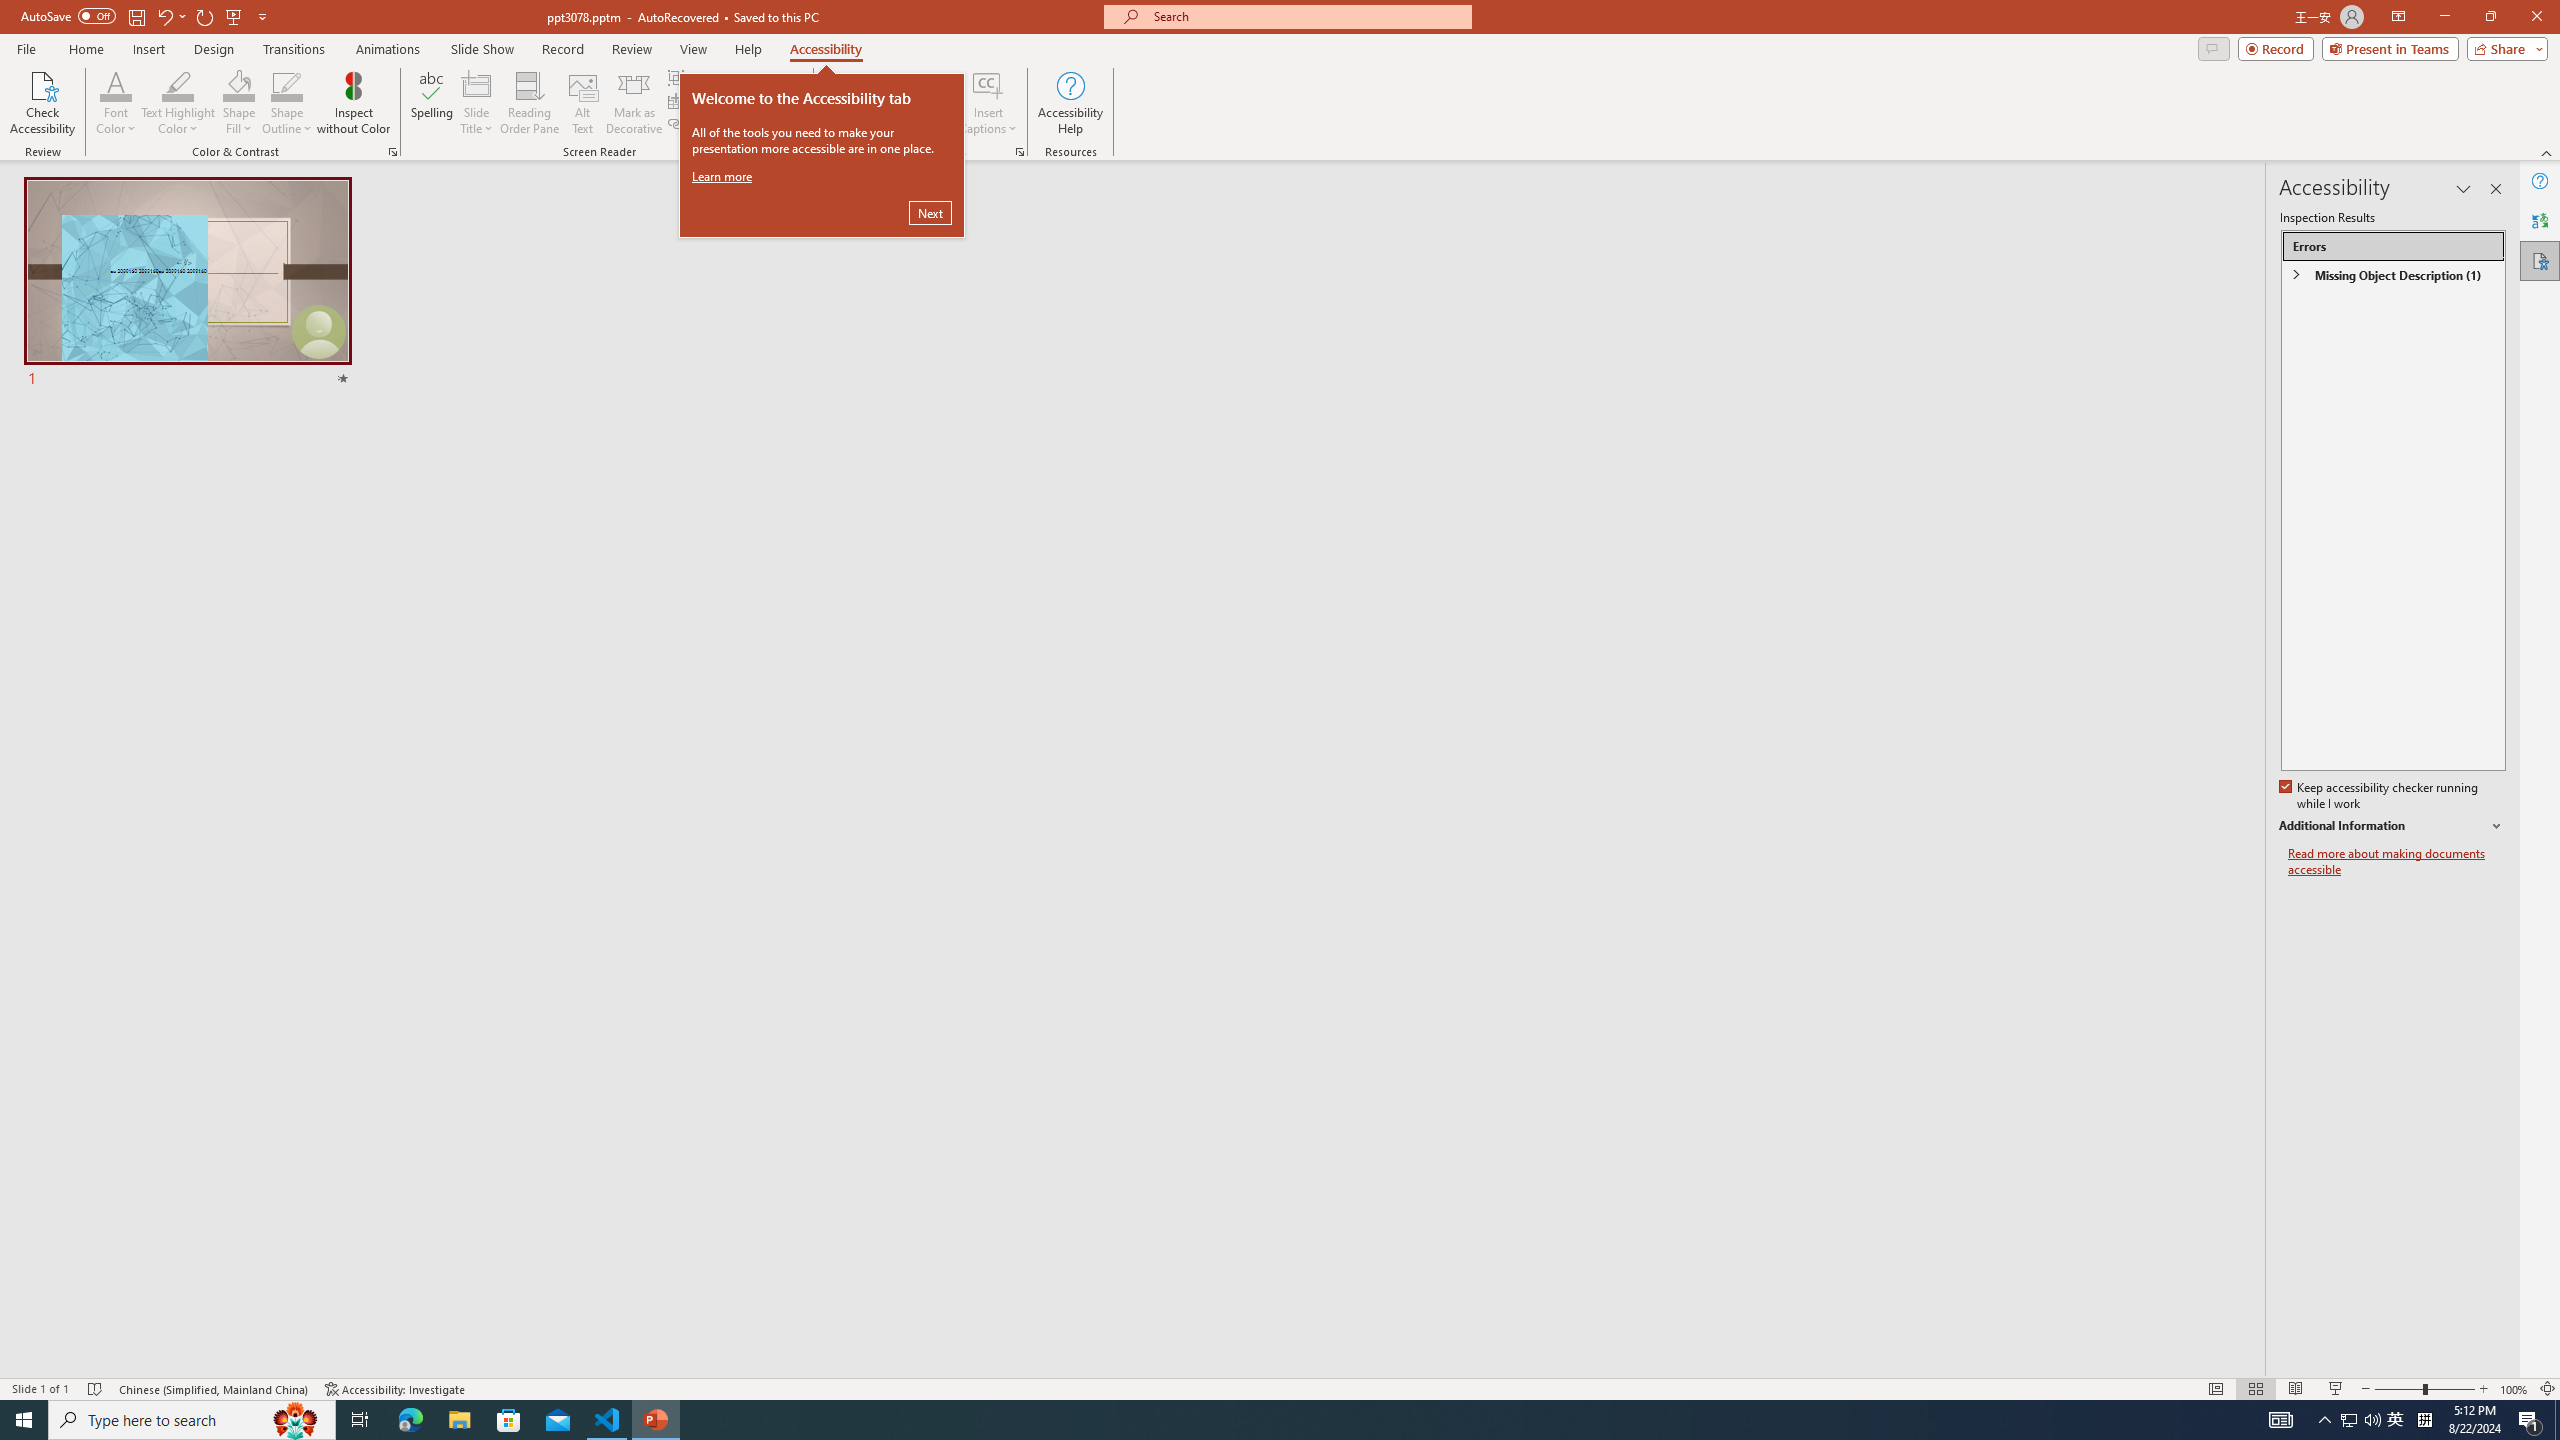 The height and width of the screenshot is (1440, 2560). Describe the element at coordinates (987, 84) in the screenshot. I see `'Insert Captions'` at that location.